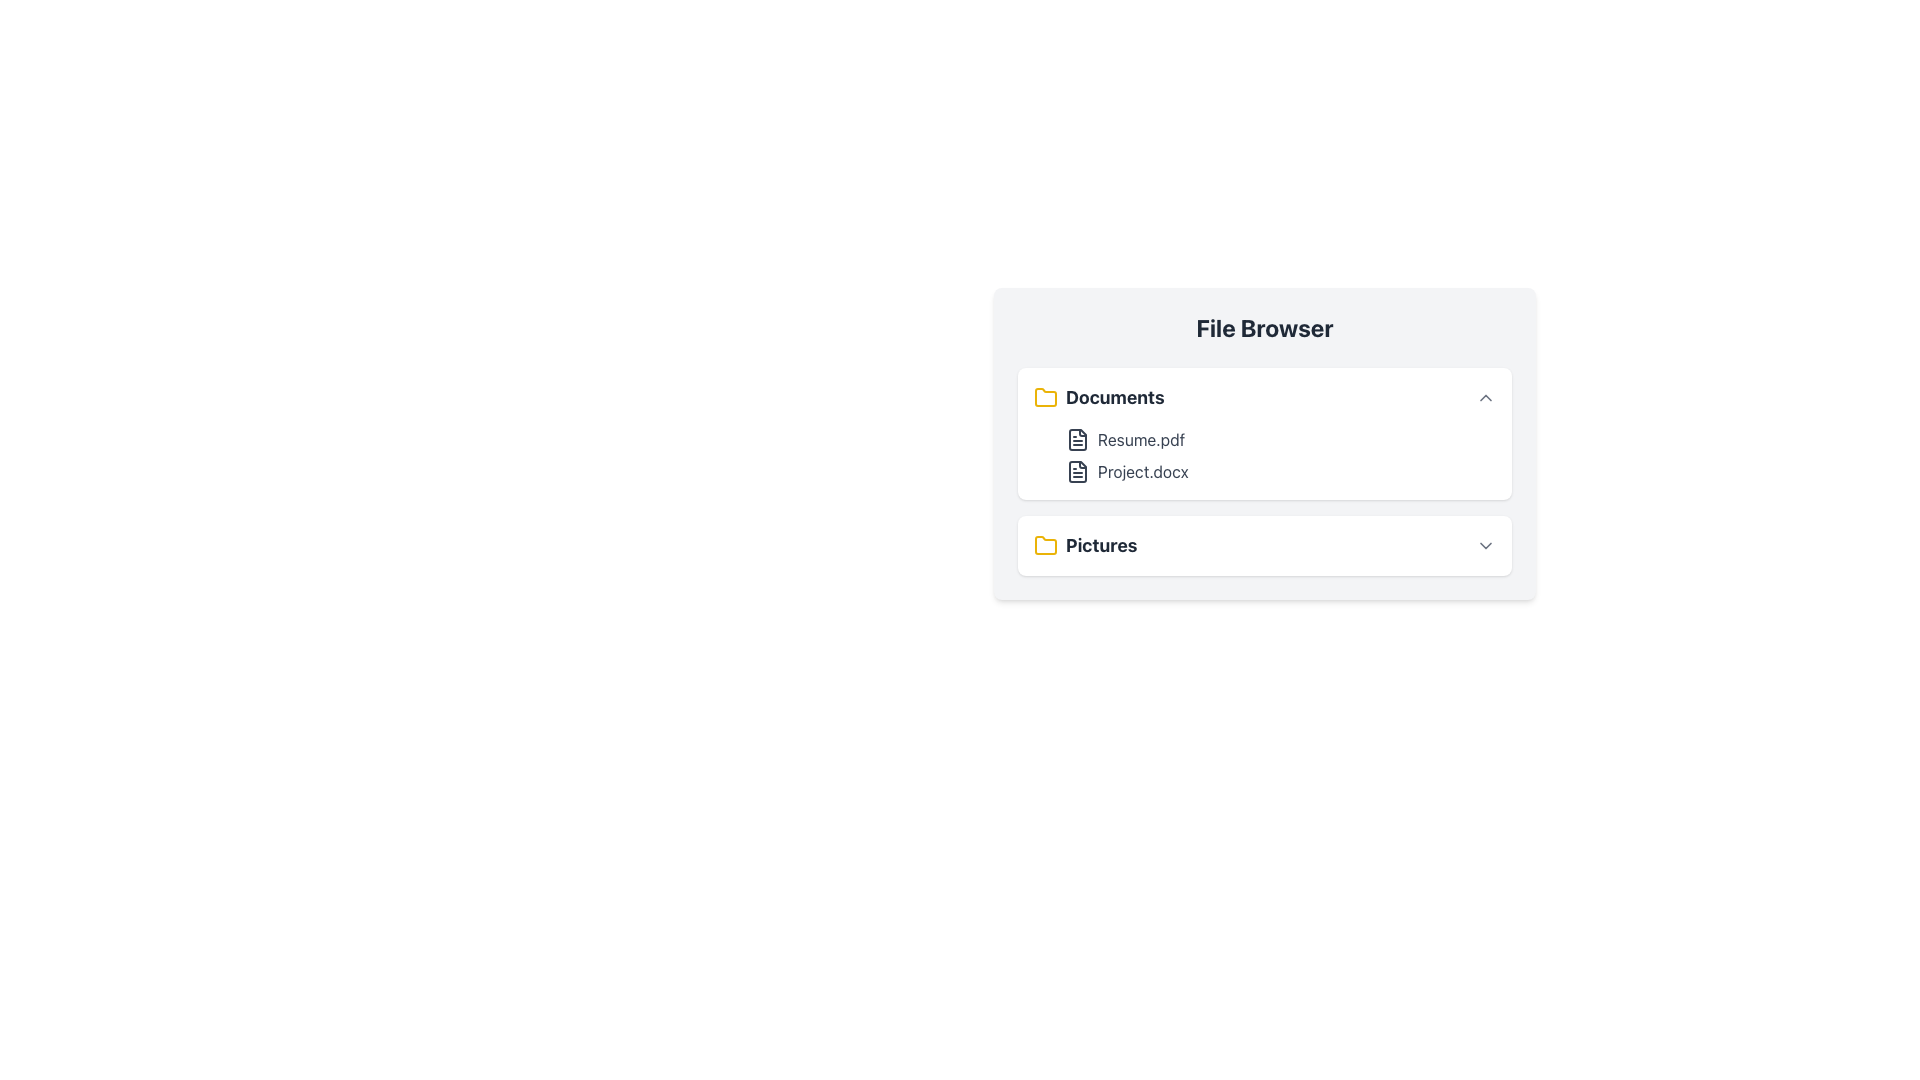  I want to click on the collapse icon located at the far right side of the 'Documents' section to hide its contents, so click(1486, 397).